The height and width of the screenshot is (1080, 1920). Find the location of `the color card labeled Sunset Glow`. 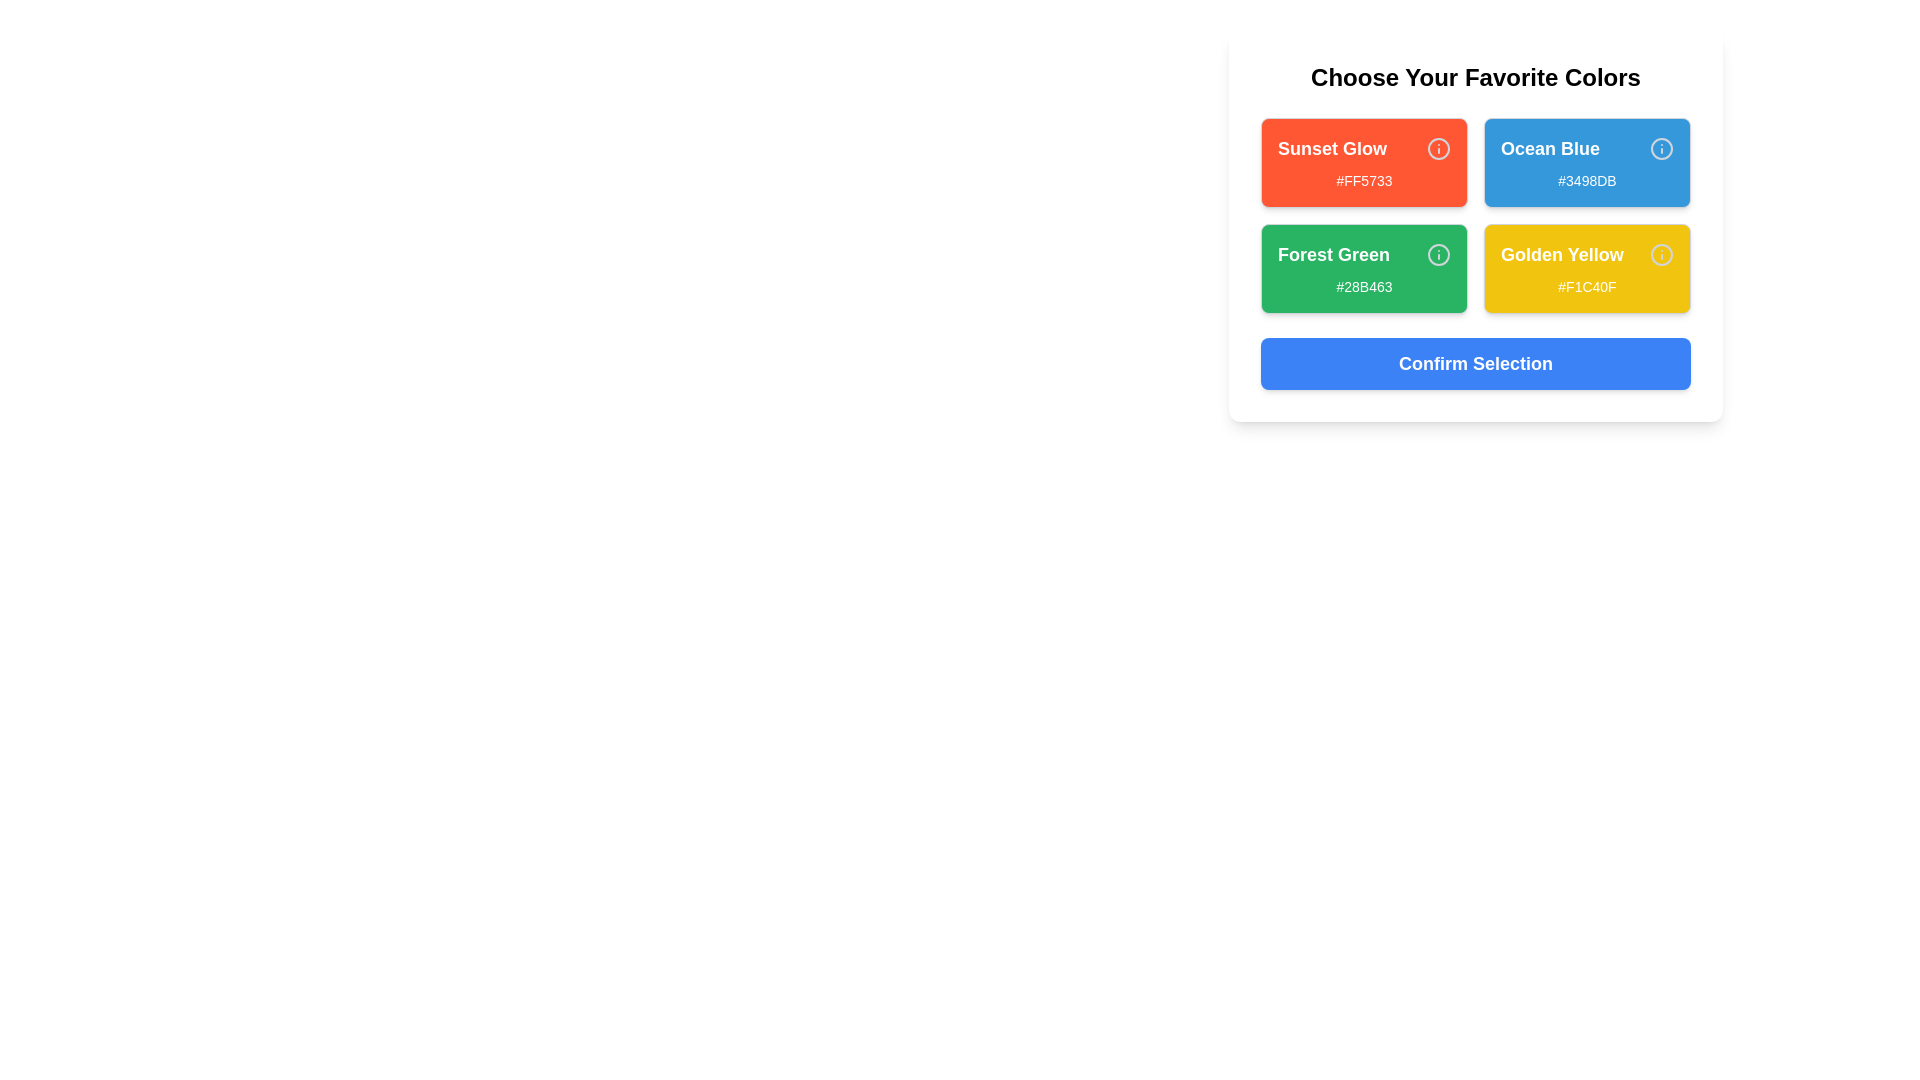

the color card labeled Sunset Glow is located at coordinates (1363, 161).